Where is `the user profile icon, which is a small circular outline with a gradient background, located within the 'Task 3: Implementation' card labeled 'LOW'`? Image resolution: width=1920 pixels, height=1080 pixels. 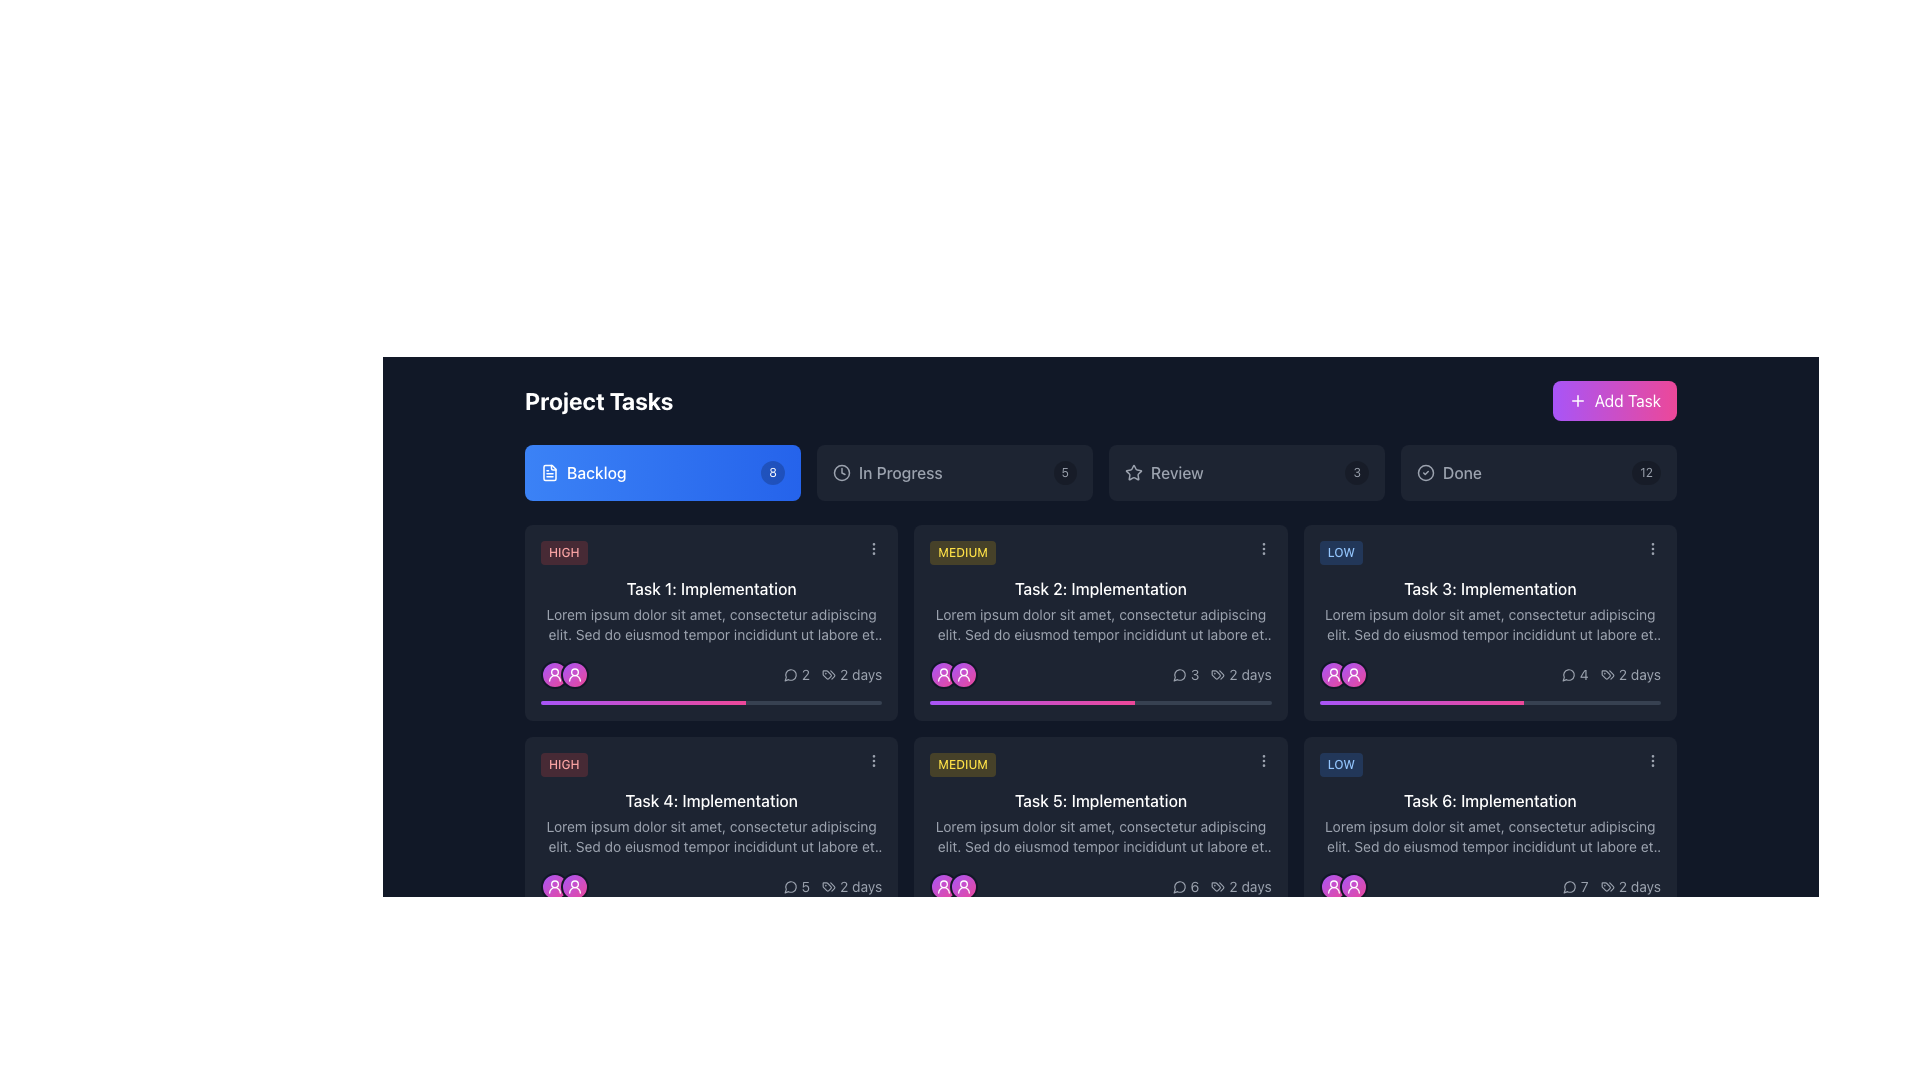
the user profile icon, which is a small circular outline with a gradient background, located within the 'Task 3: Implementation' card labeled 'LOW' is located at coordinates (1353, 675).